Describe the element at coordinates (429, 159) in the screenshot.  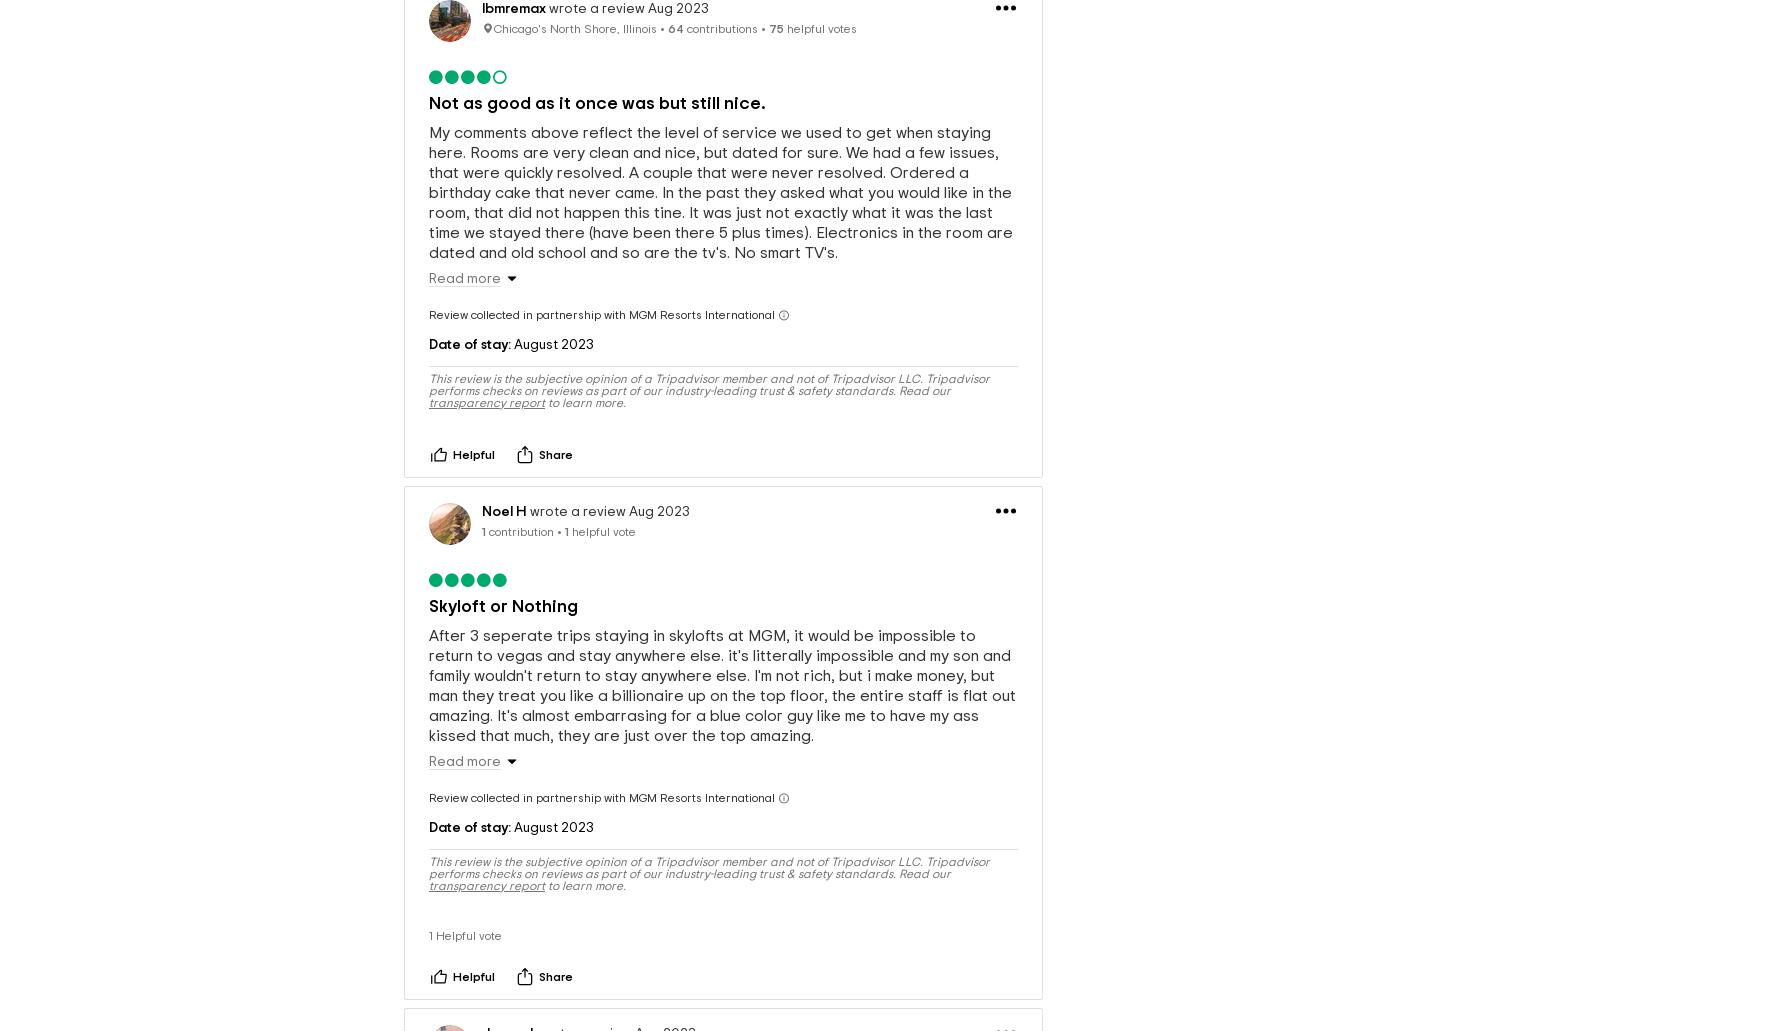
I see `'My comments above reflect the level of service we used to get when staying here. Rooms are very clean and nice, but dated for sure. We had a few issues, that were quickly resolved. A couple that were never resolved. Ordered a birthday cake that never came. In the past they asked what you would like in the room, that did not happen this tine. It was just not exactly what it was the last time we stayed there (have been there 5 plus times). Electronics in the room are dated and old school and so are the tv's. No smart TV's.'` at that location.